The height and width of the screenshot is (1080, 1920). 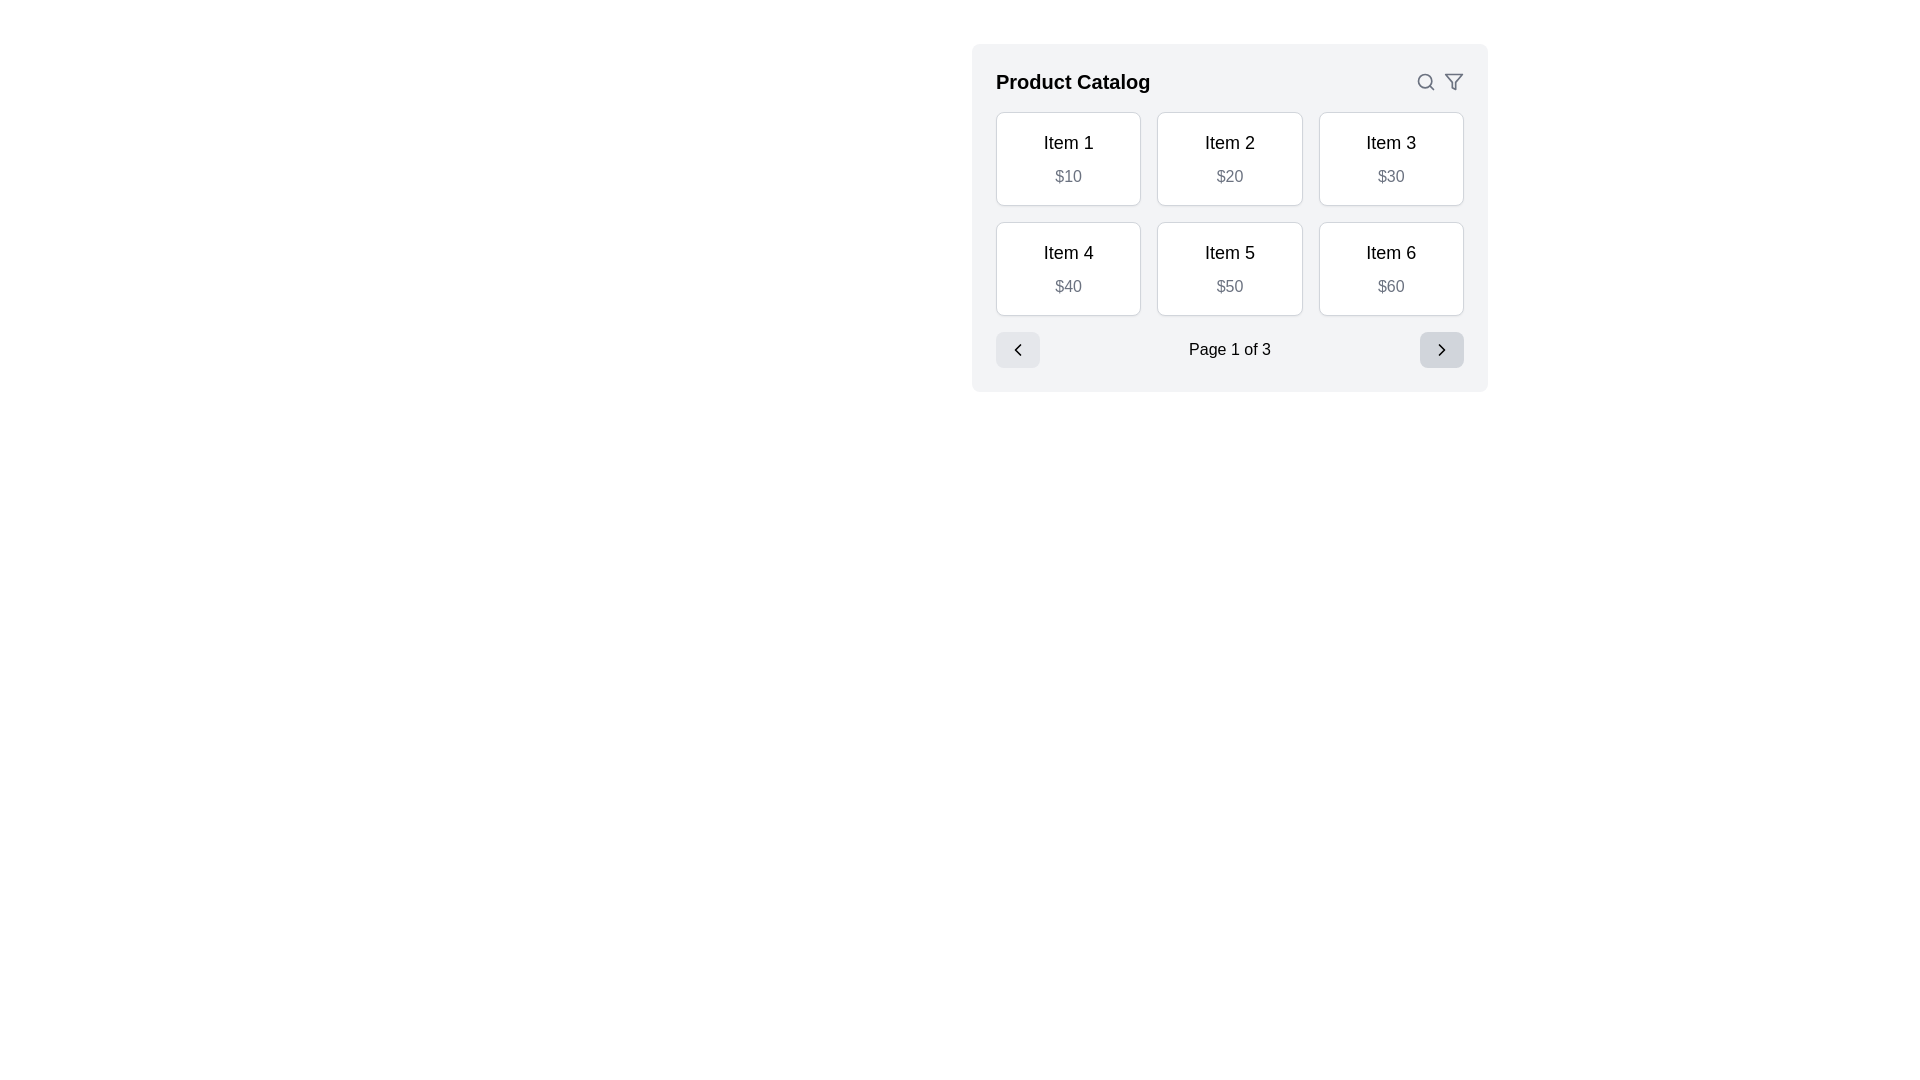 What do you see at coordinates (1228, 252) in the screenshot?
I see `the text label in the second row and second column of the 'Product Catalog' section that is situated above the '$50' text` at bounding box center [1228, 252].